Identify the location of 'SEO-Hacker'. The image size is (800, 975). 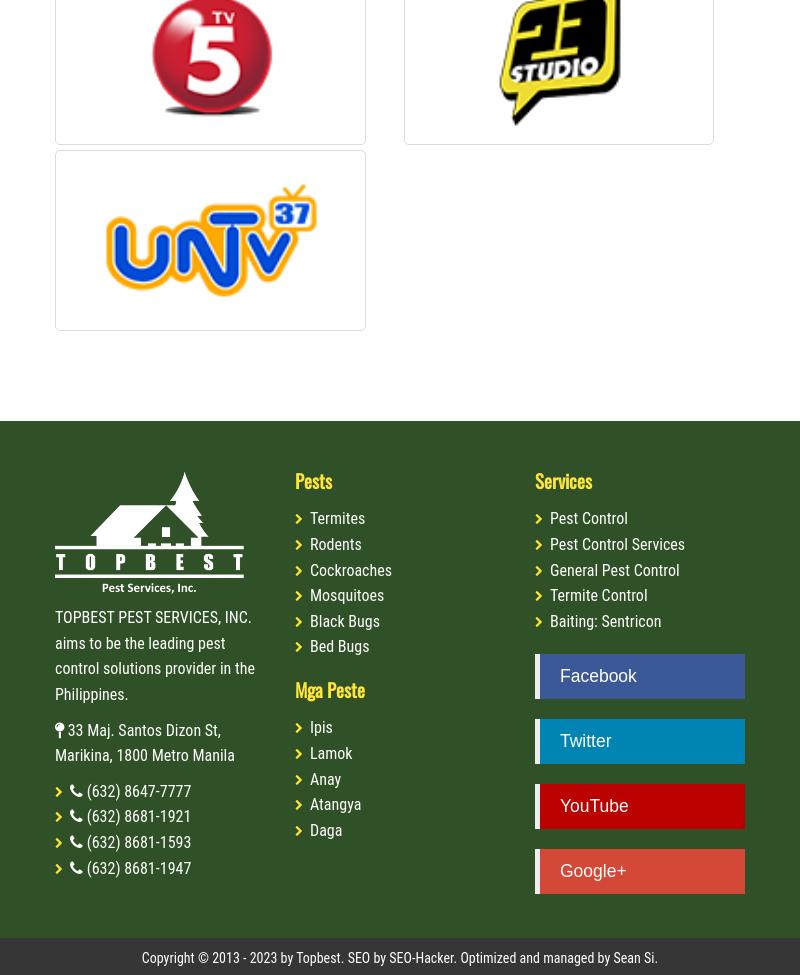
(420, 957).